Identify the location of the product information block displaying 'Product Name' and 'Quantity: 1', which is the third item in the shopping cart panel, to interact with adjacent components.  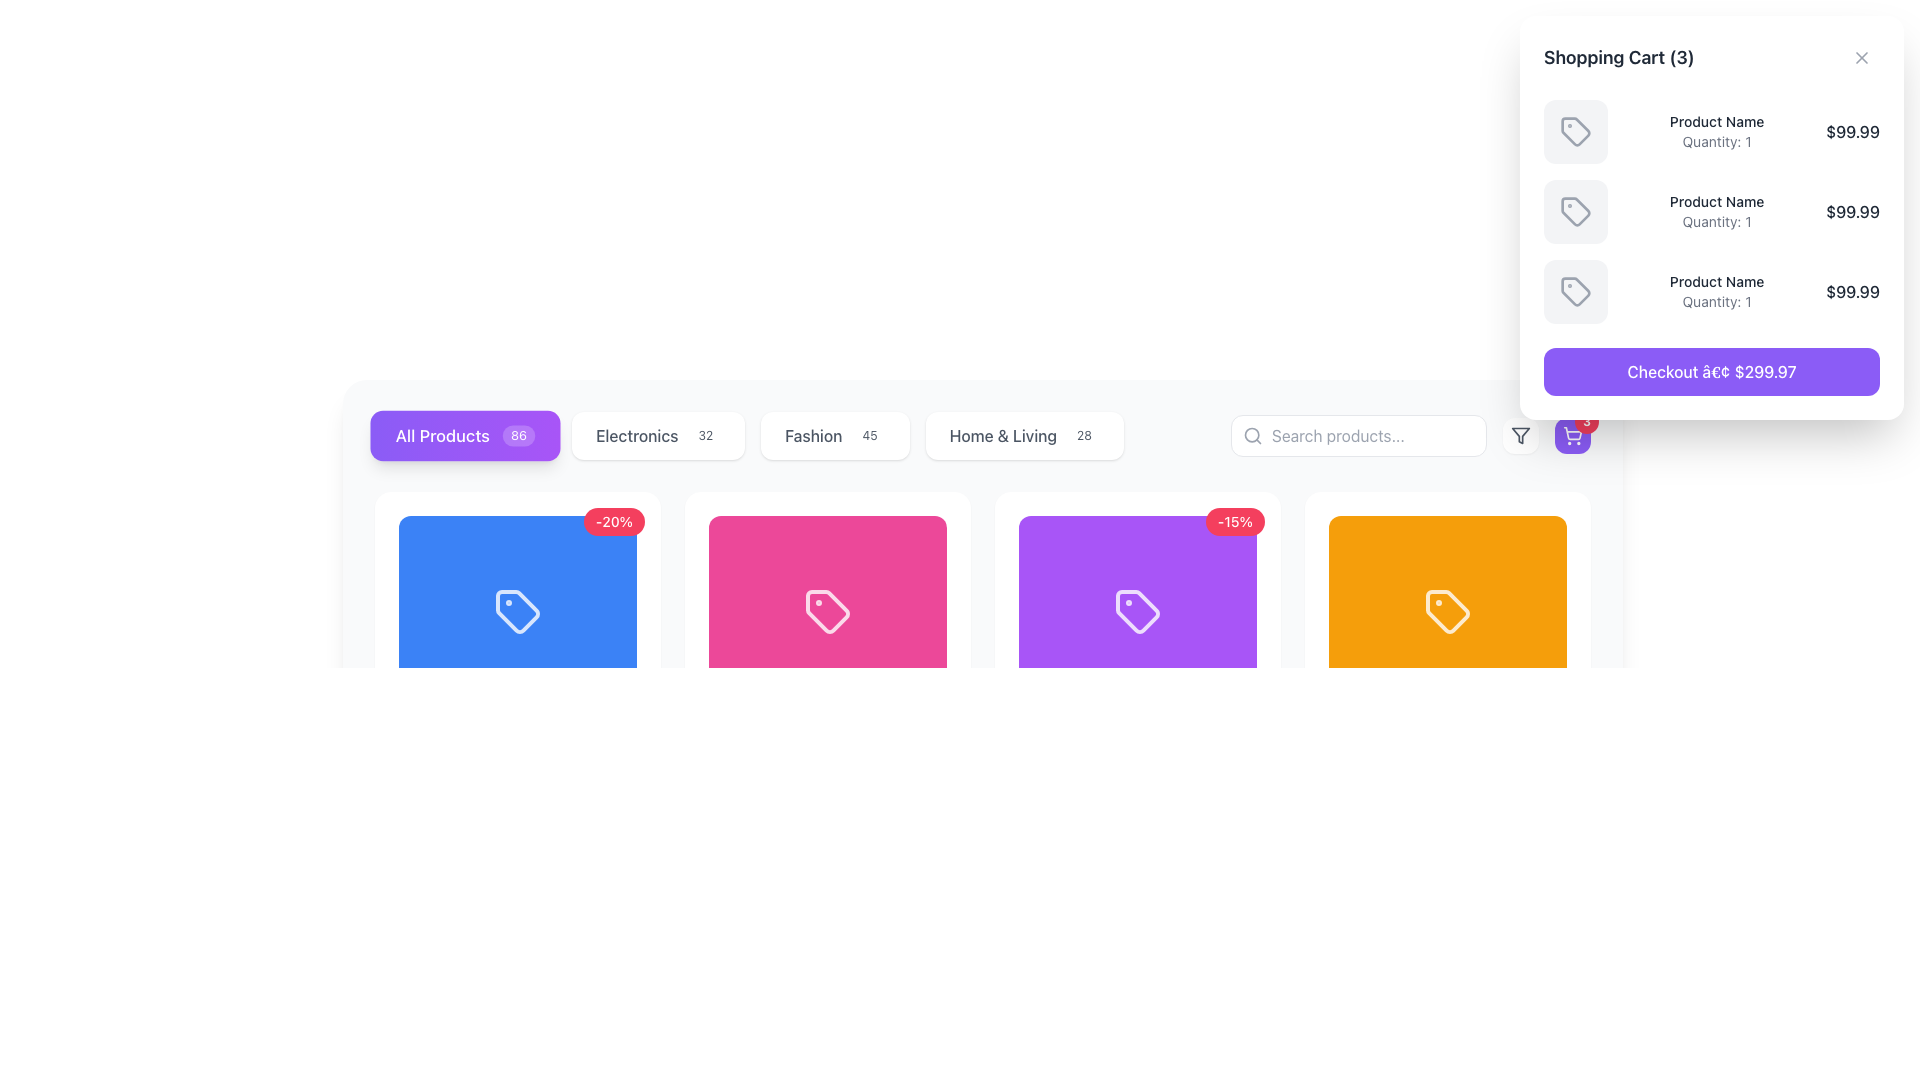
(1716, 292).